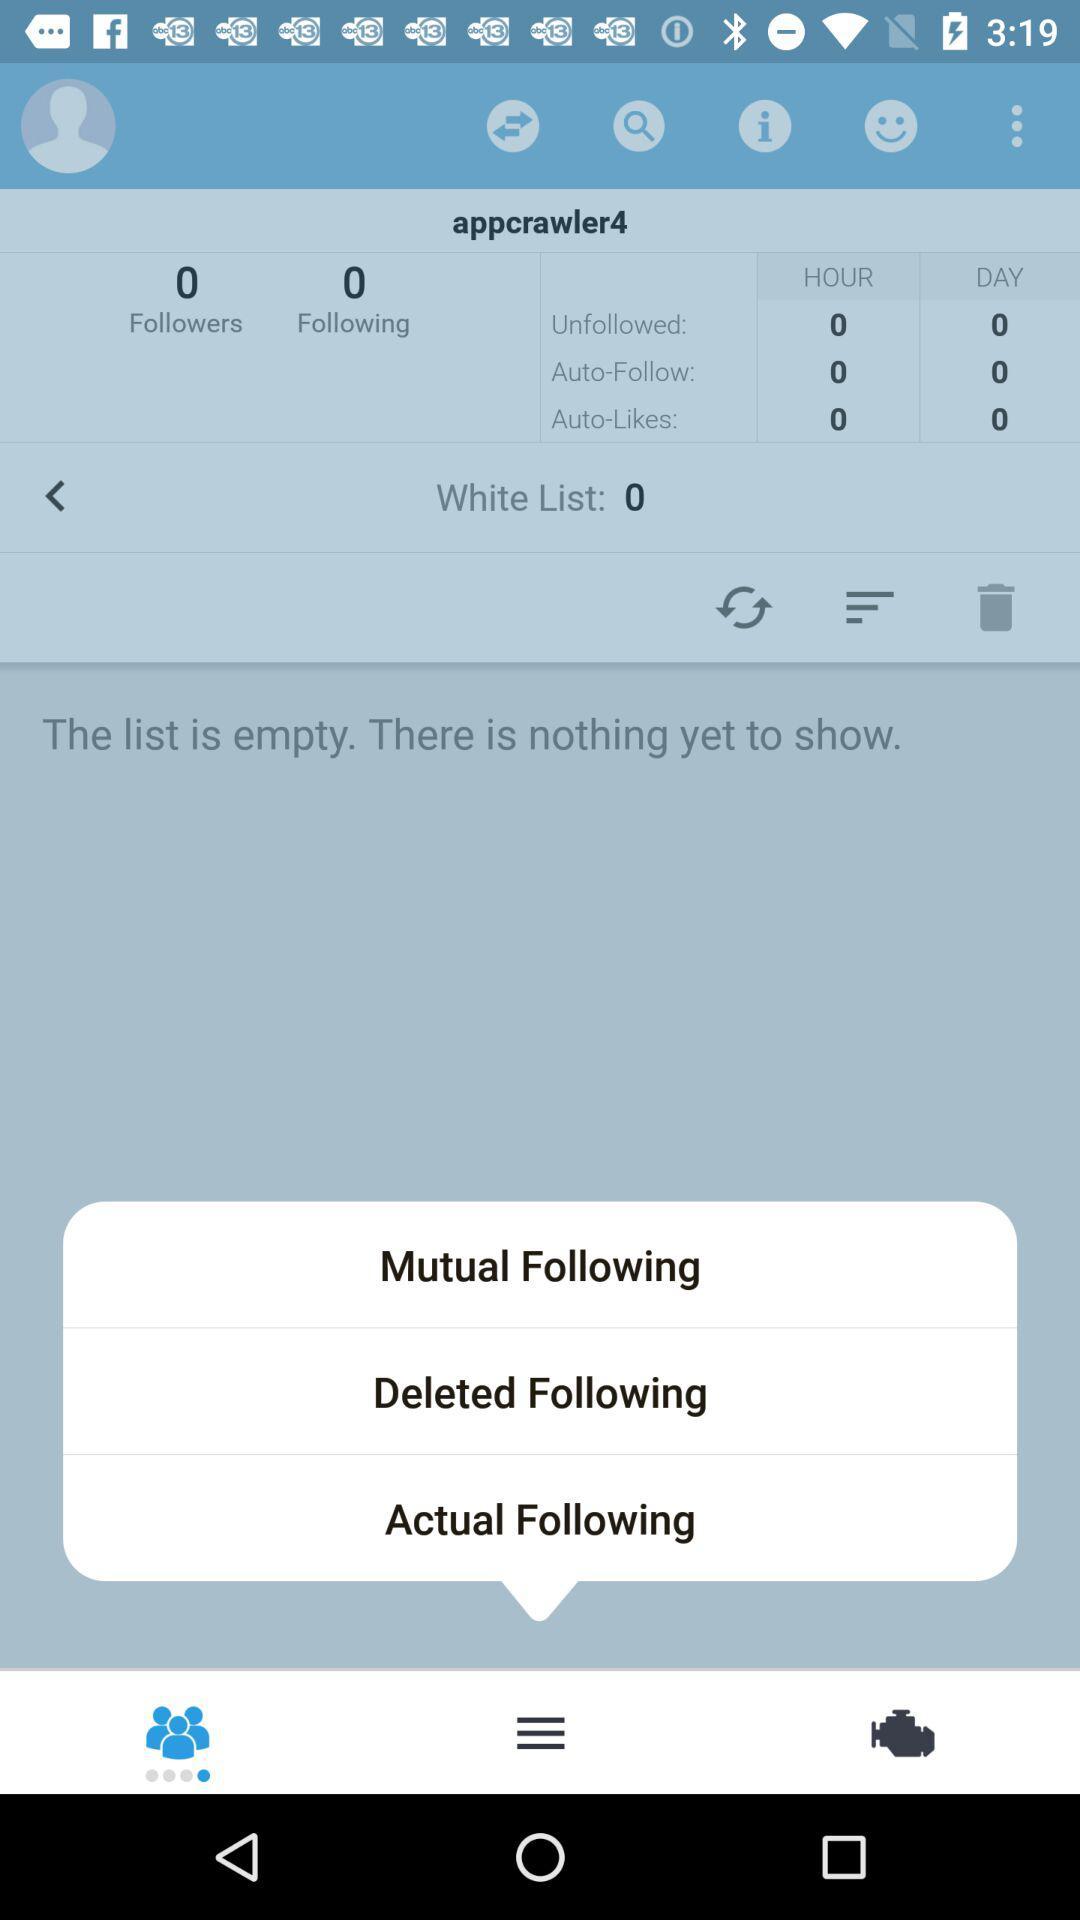 This screenshot has width=1080, height=1920. I want to click on the delete icon, so click(995, 606).